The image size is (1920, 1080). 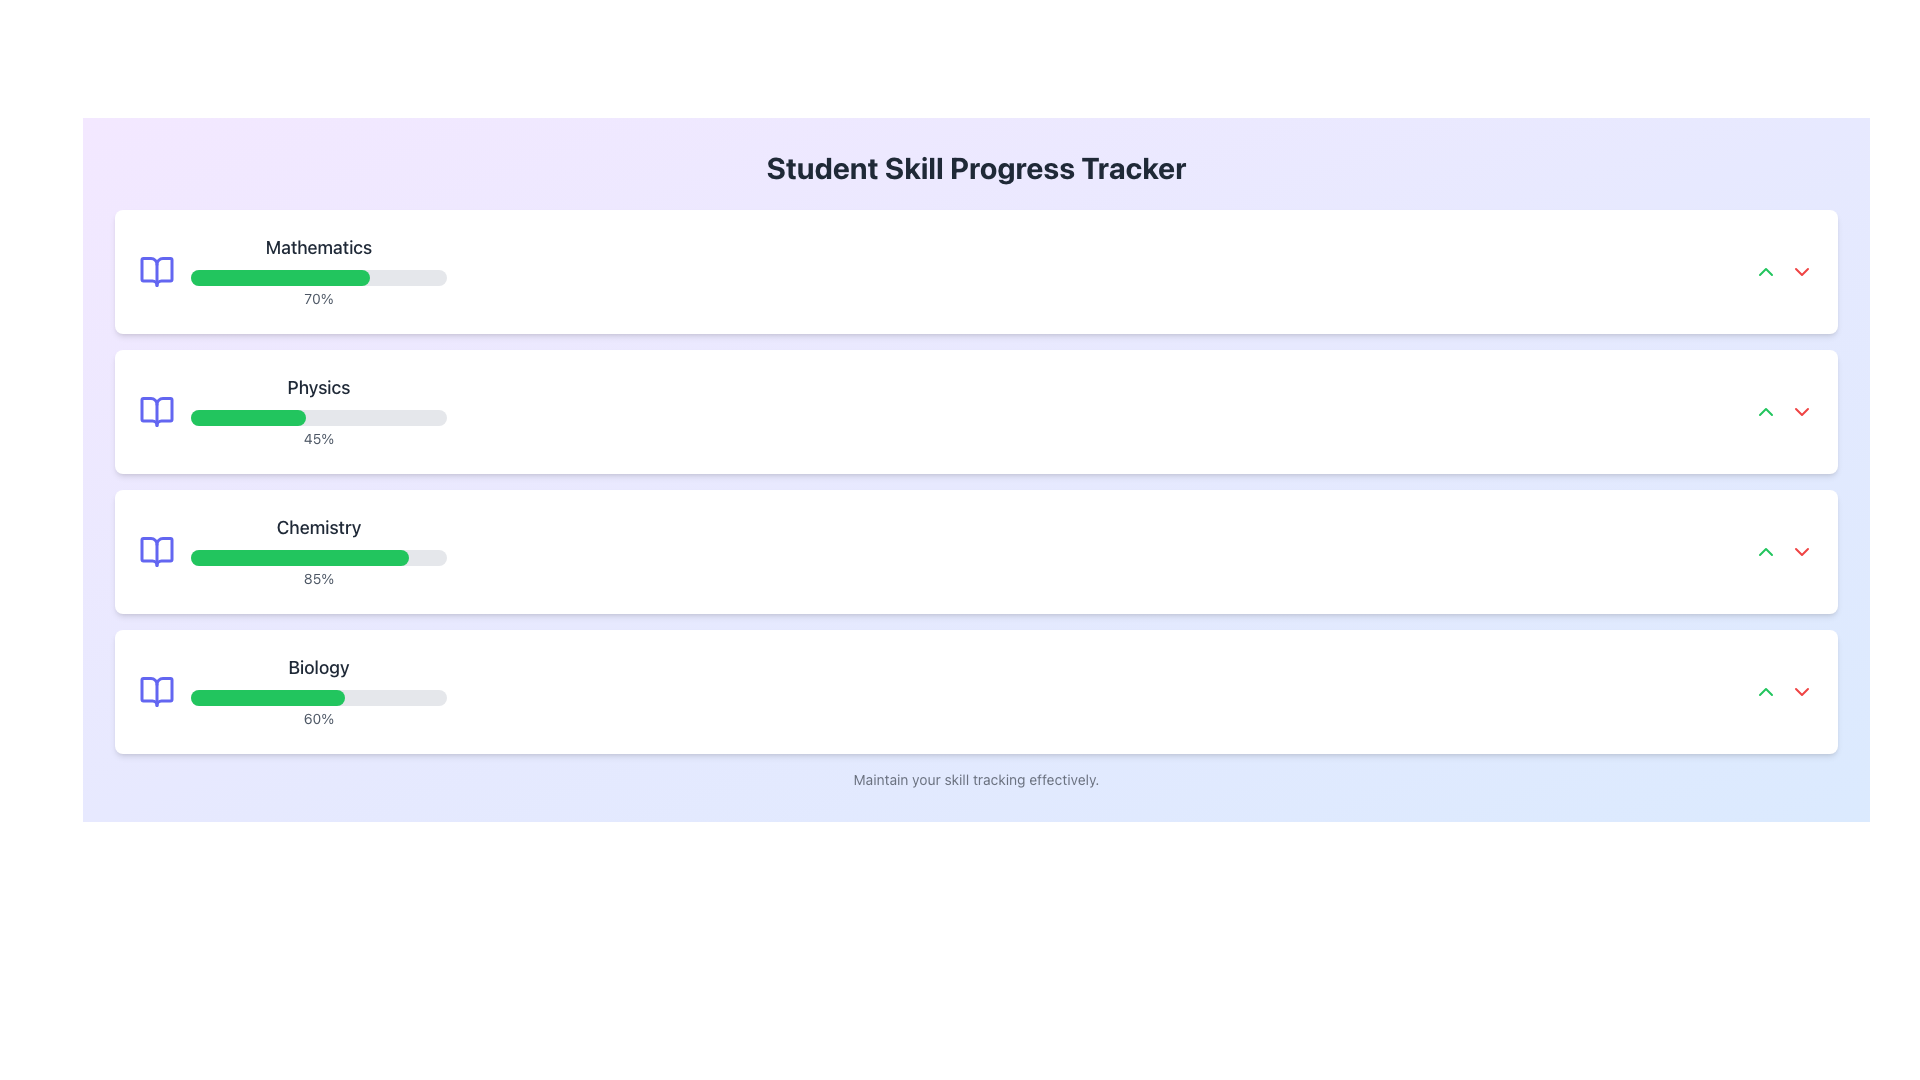 What do you see at coordinates (291, 551) in the screenshot?
I see `displayed information from the Progress Indicator, which is the third entry in a vertical list layout, located below the entries for Mathematics and Physics` at bounding box center [291, 551].